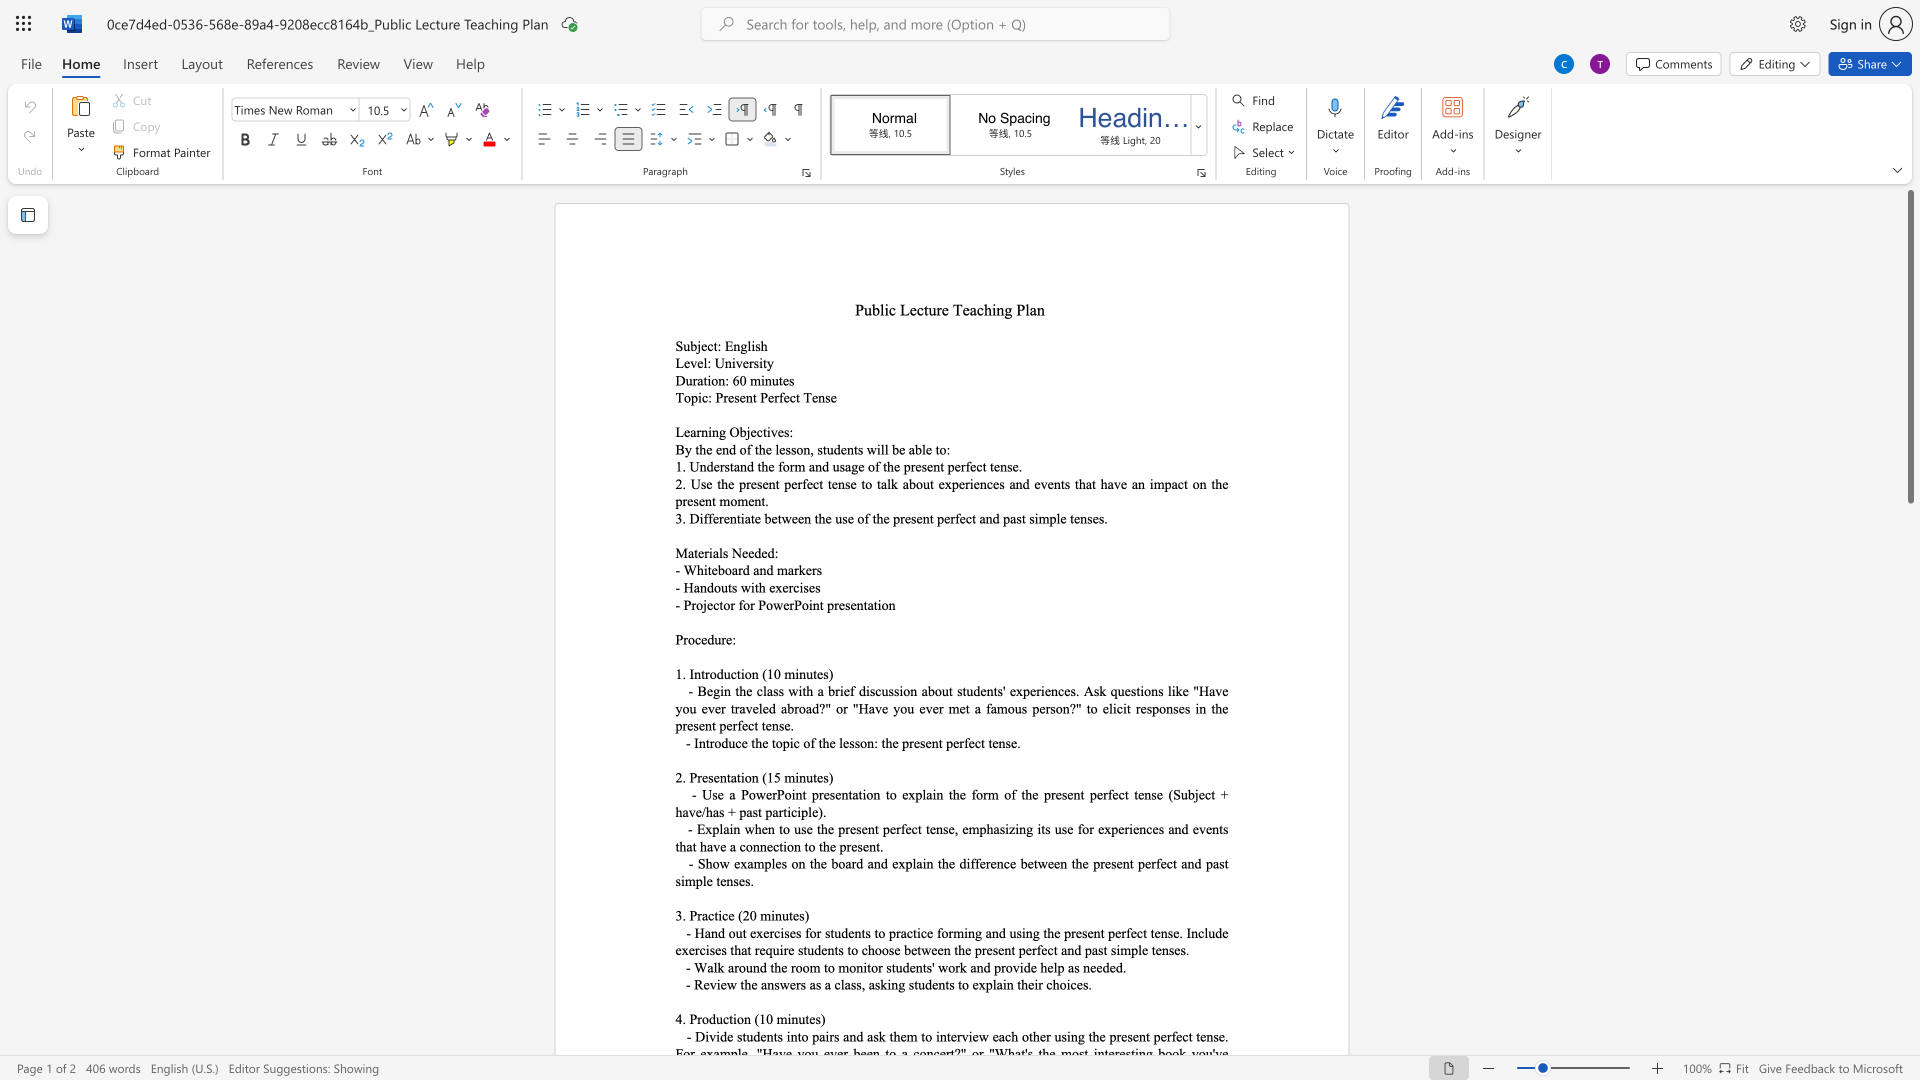 The width and height of the screenshot is (1920, 1080). What do you see at coordinates (879, 846) in the screenshot?
I see `the space between the continuous character "t" and "." in the text` at bounding box center [879, 846].